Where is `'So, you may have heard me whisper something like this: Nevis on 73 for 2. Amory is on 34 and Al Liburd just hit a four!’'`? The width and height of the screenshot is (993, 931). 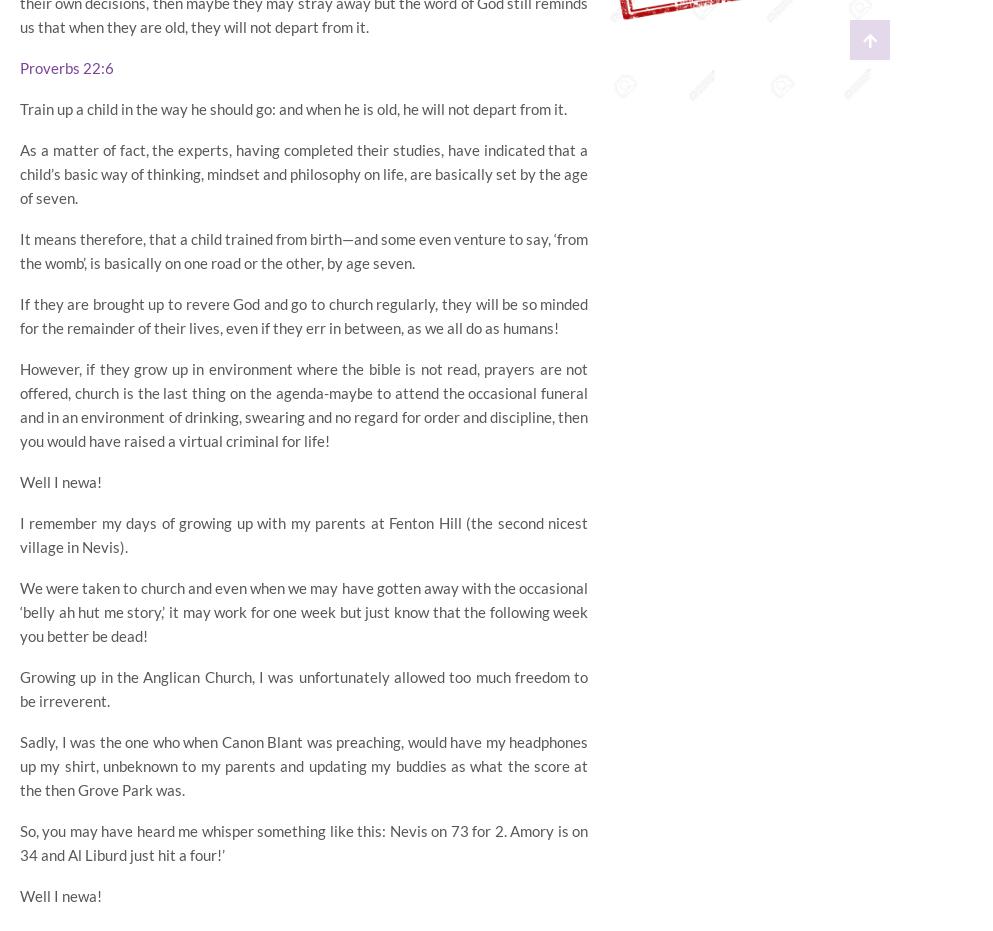 'So, you may have heard me whisper something like this: Nevis on 73 for 2. Amory is on 34 and Al Liburd just hit a four!’' is located at coordinates (303, 840).